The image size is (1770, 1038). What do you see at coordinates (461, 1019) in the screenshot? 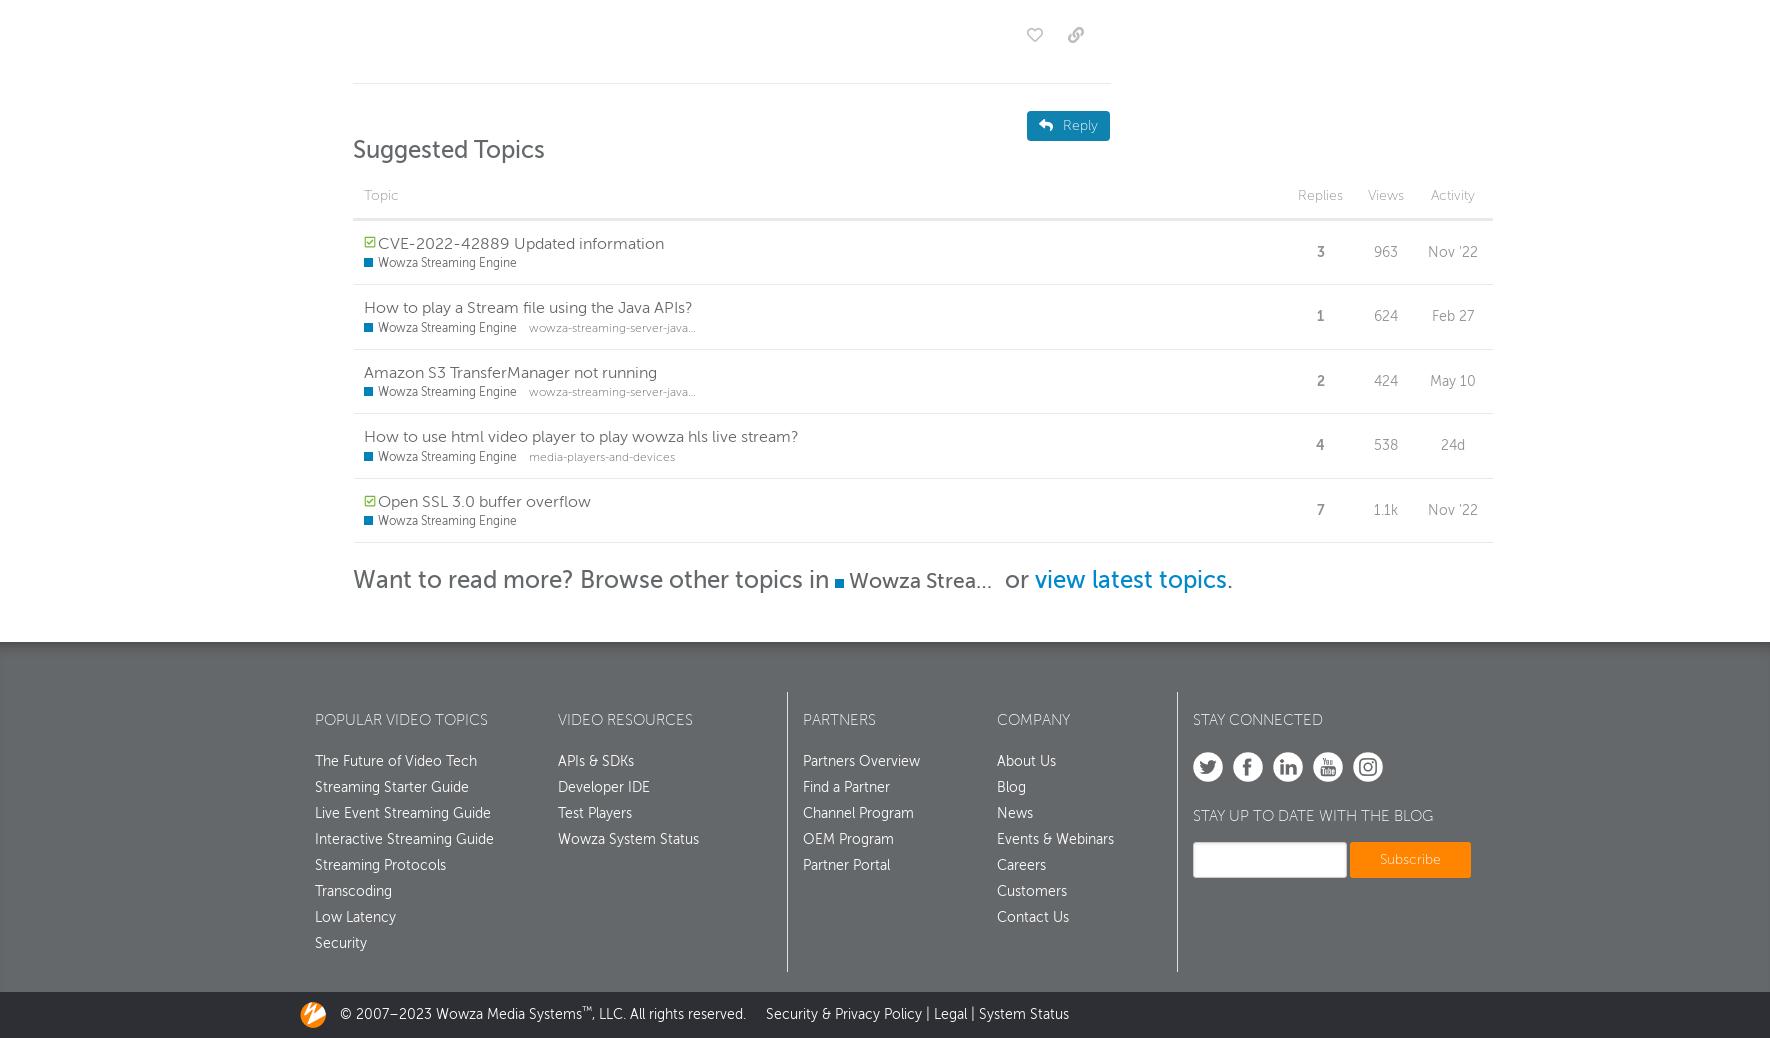
I see `'© 2007–2023 Wowza Media Systems'` at bounding box center [461, 1019].